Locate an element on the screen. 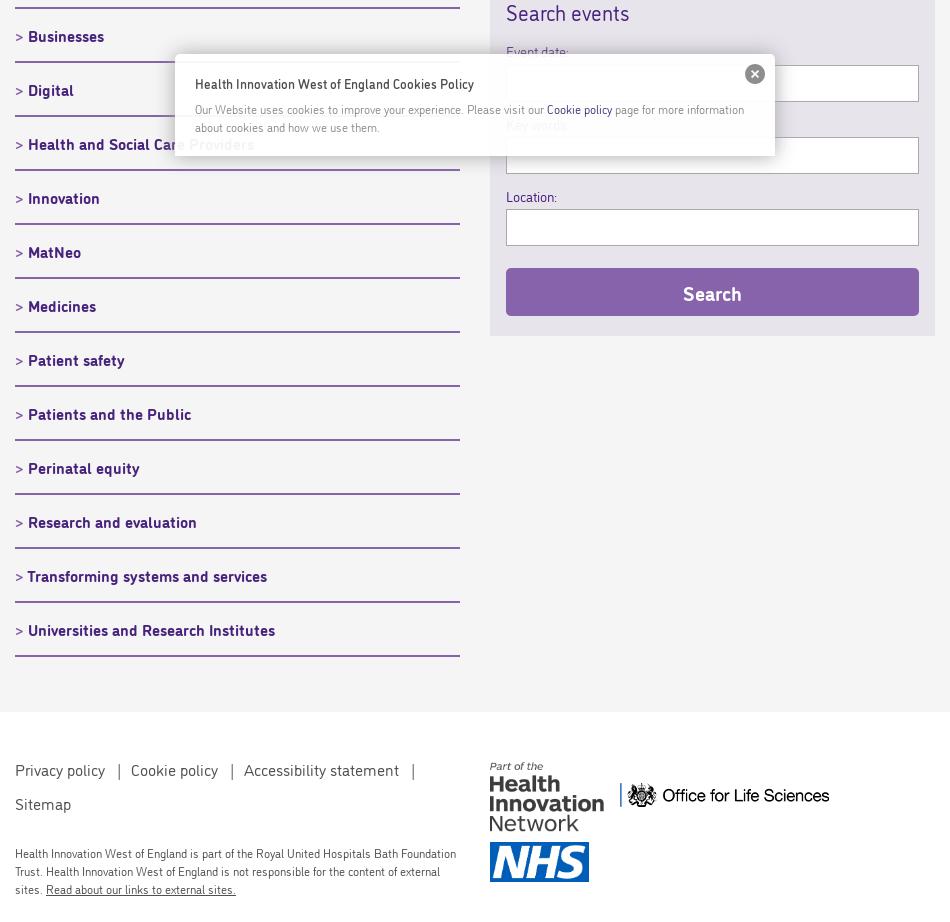 The height and width of the screenshot is (922, 950). 'Read about our links to external sites.' is located at coordinates (140, 887).